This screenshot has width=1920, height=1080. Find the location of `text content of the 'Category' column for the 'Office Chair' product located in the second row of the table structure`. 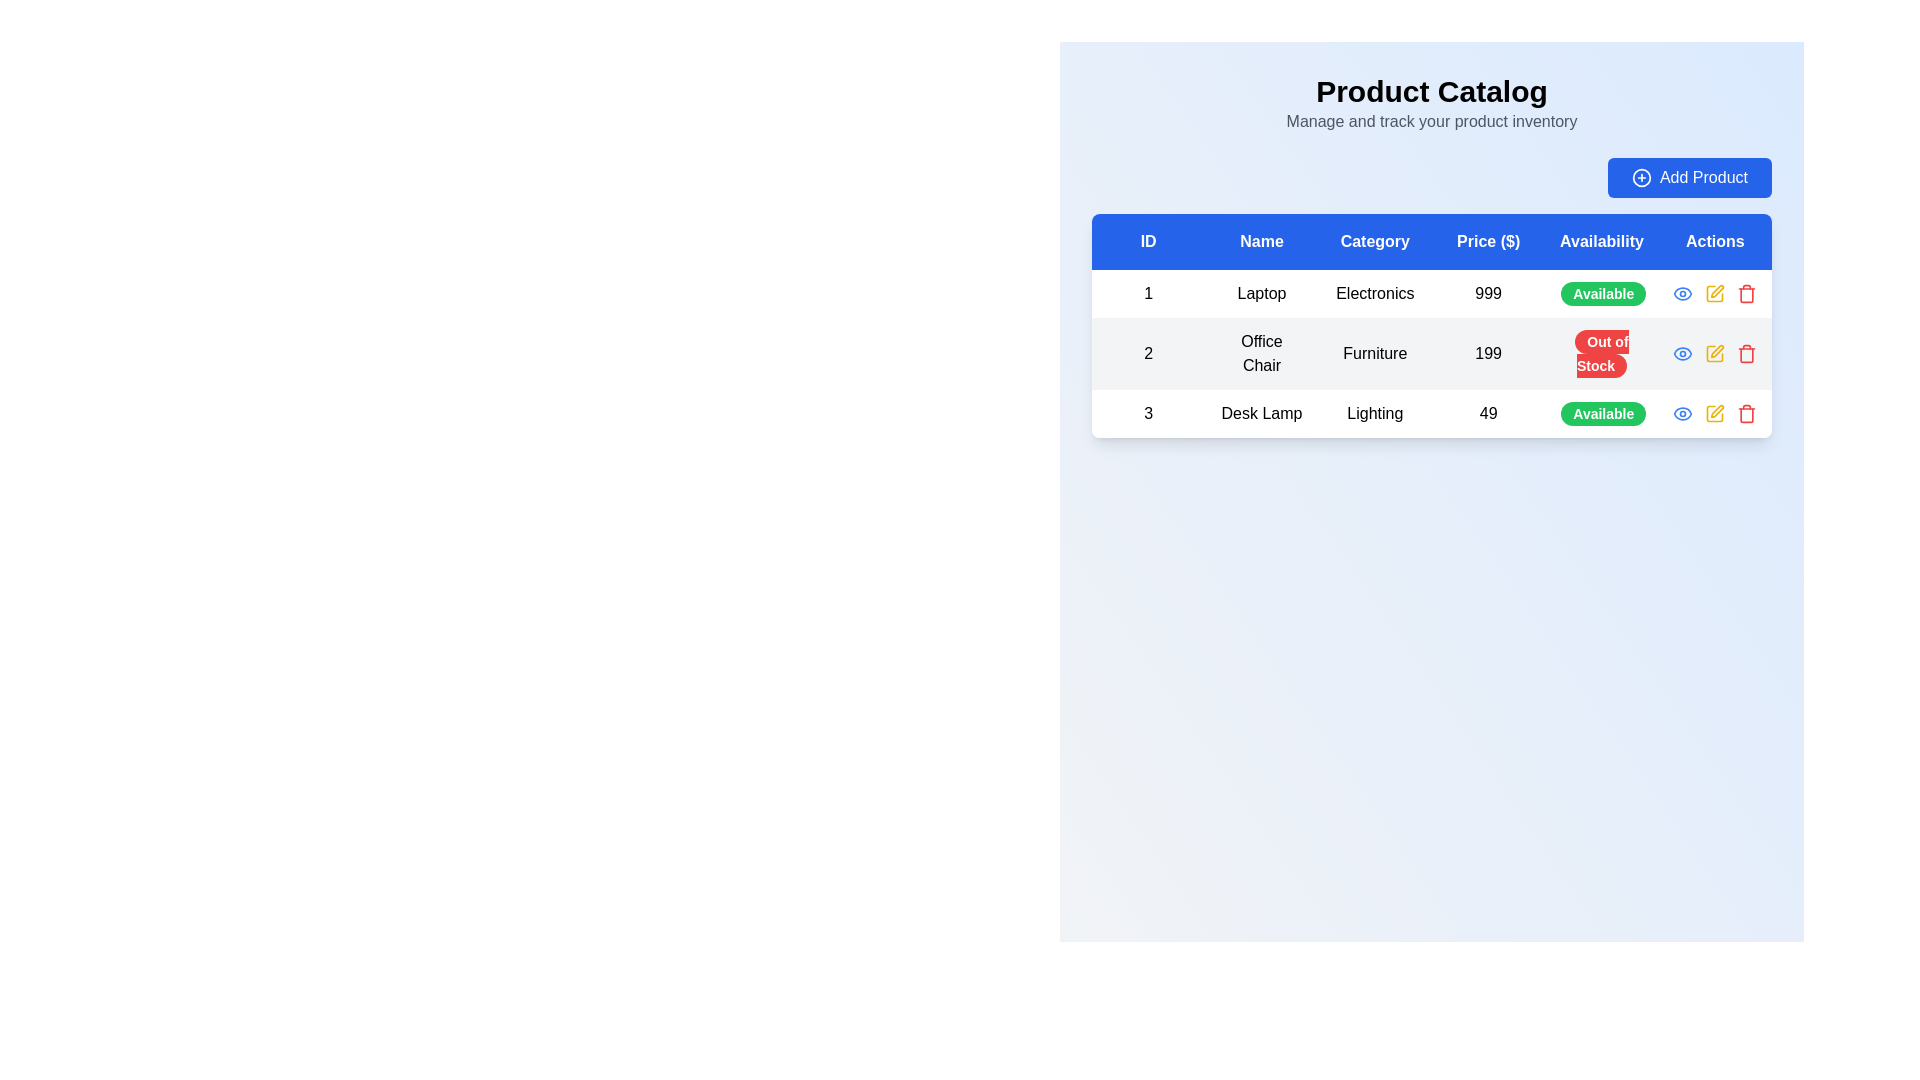

text content of the 'Category' column for the 'Office Chair' product located in the second row of the table structure is located at coordinates (1374, 353).